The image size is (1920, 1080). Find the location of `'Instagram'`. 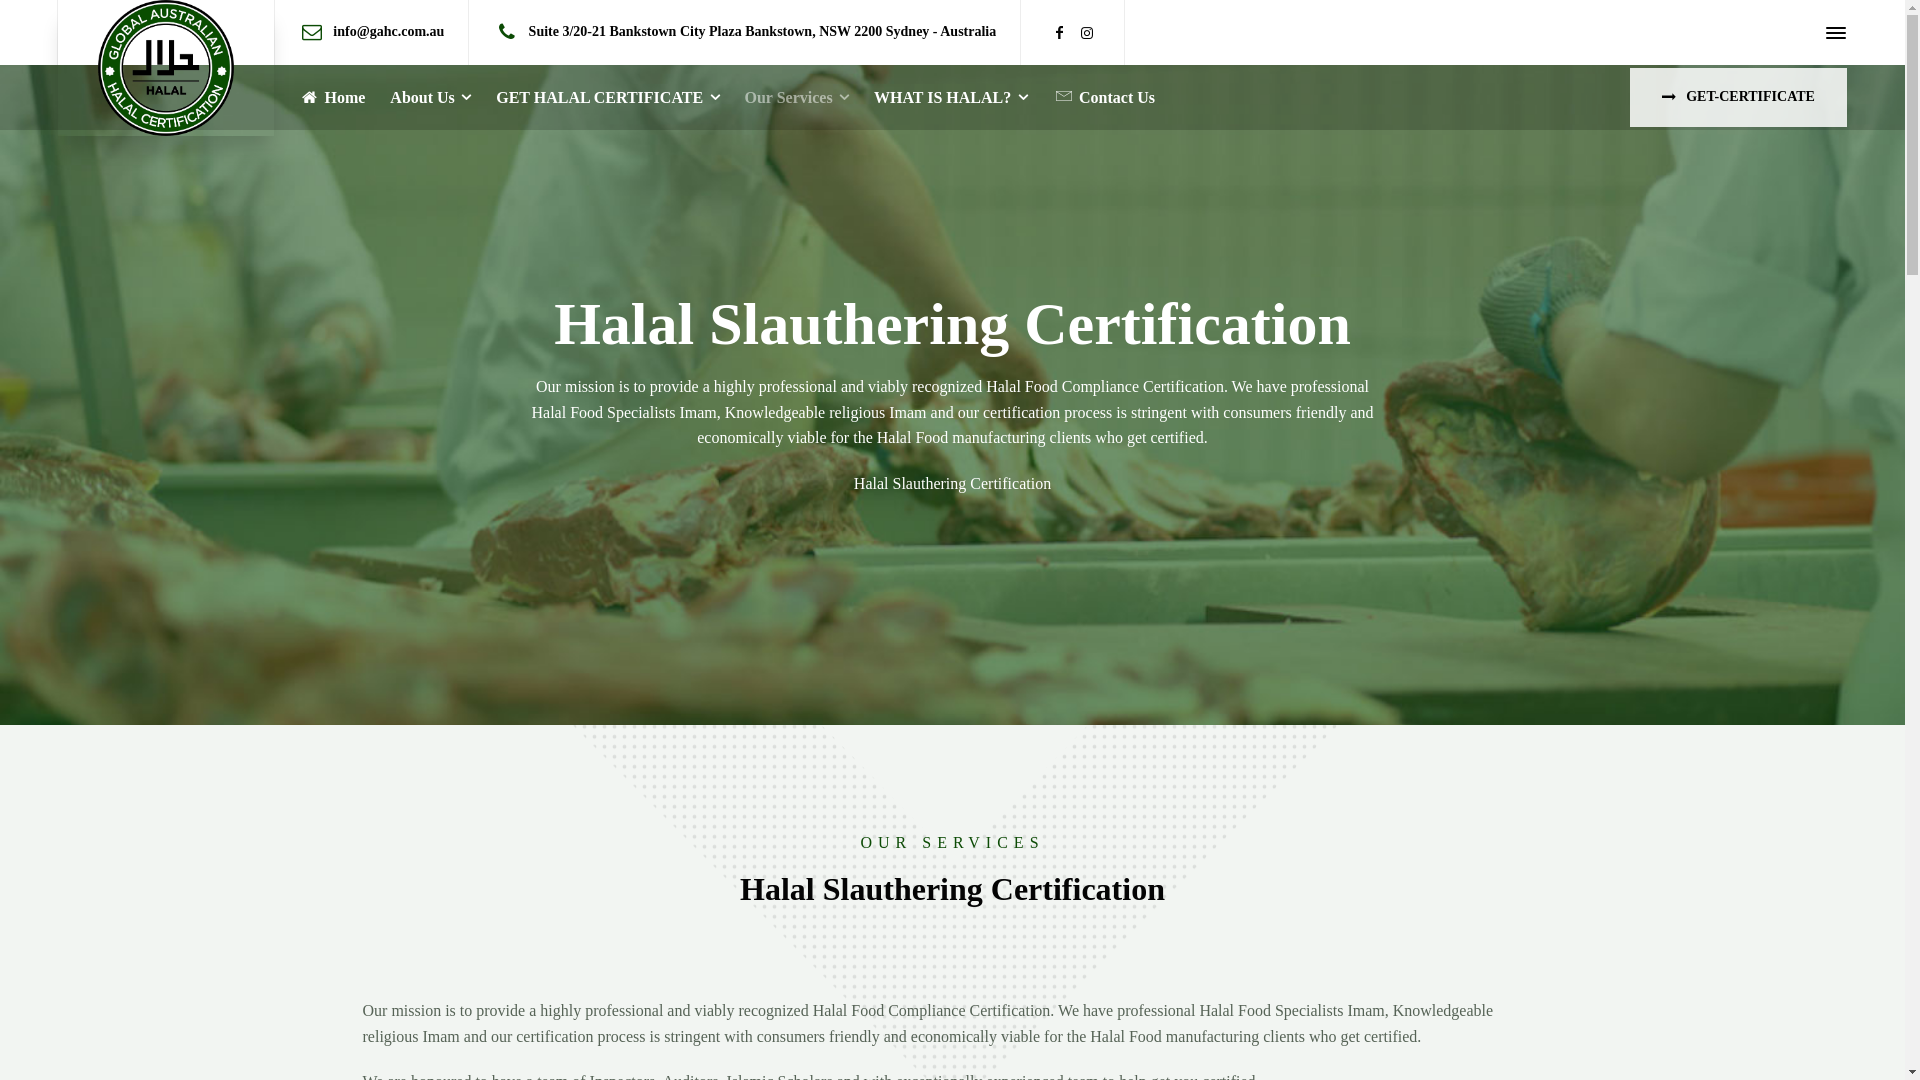

'Instagram' is located at coordinates (1075, 33).